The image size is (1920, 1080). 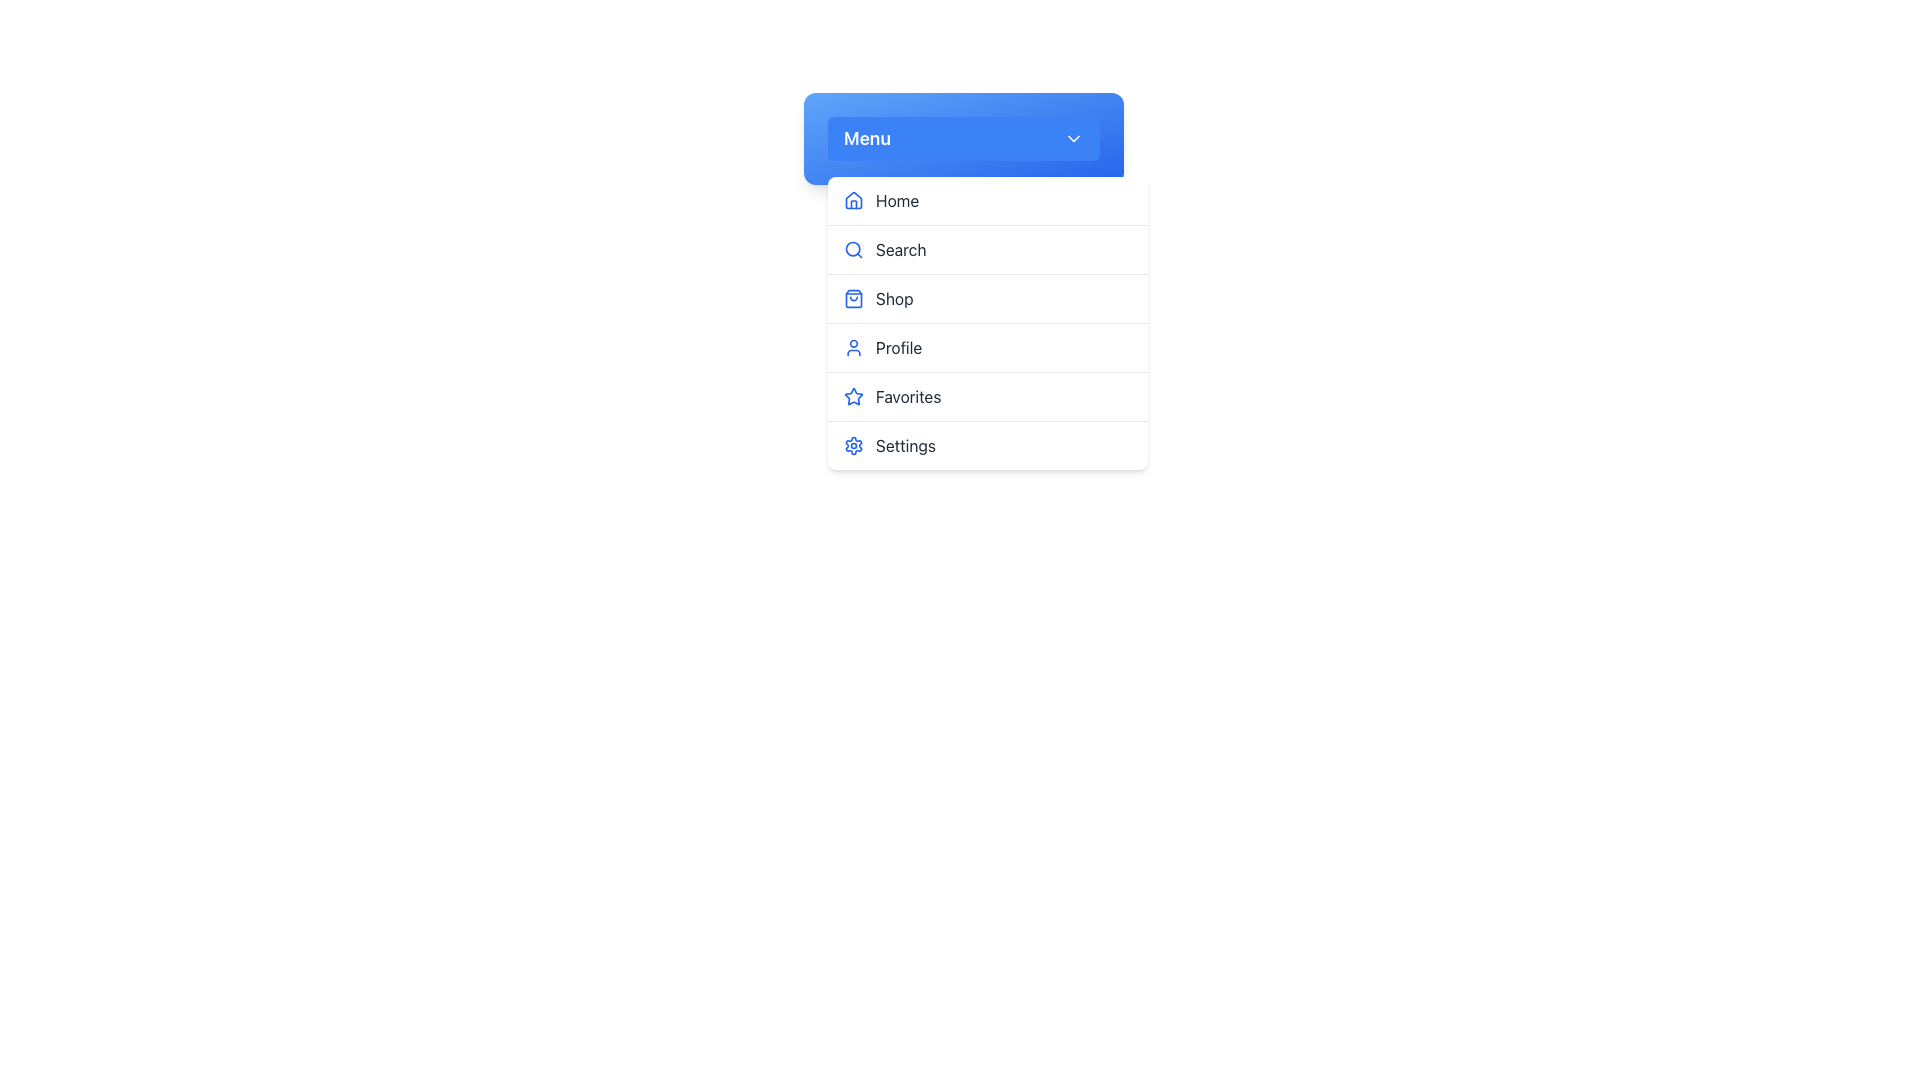 I want to click on the 'Search' menu item located in the drop-down menu, which is the second item in the vertical list of menu options, so click(x=988, y=249).